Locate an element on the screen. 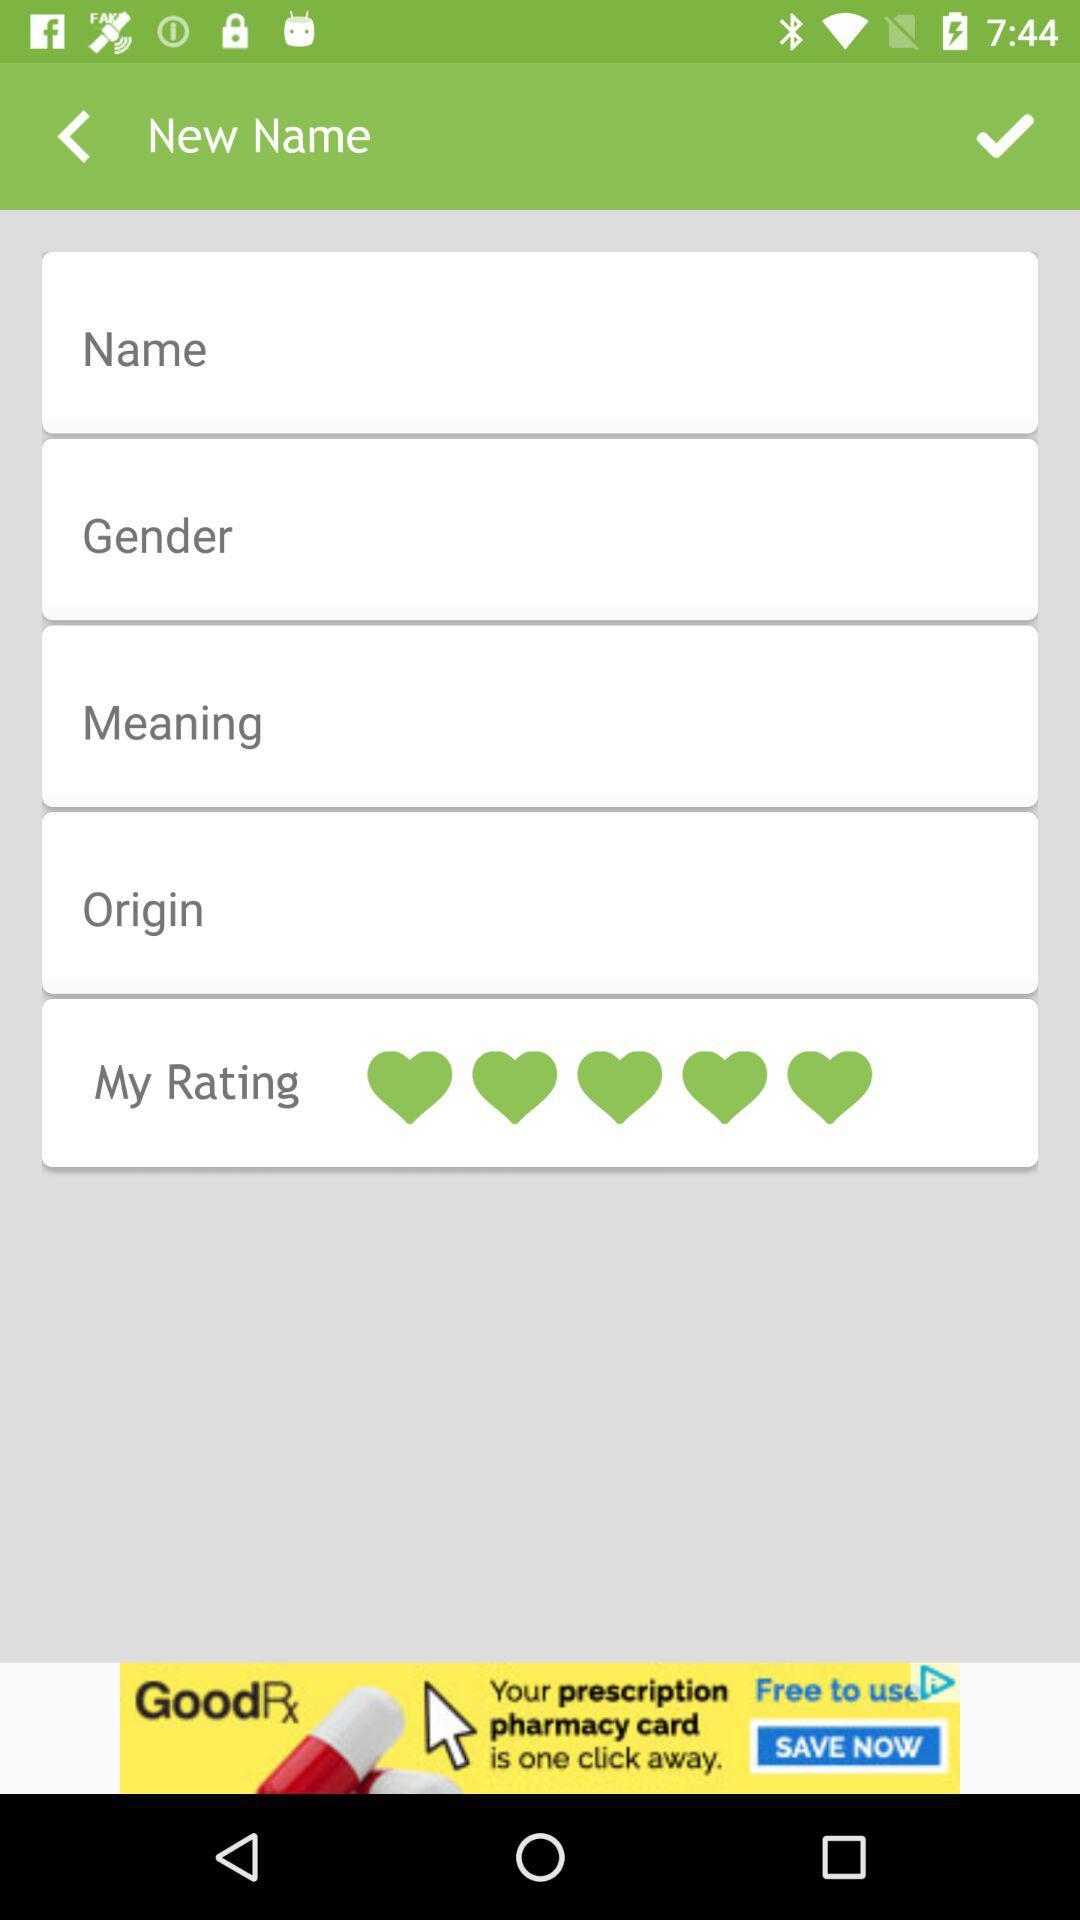 This screenshot has height=1920, width=1080. goes to goodrx website is located at coordinates (540, 1727).